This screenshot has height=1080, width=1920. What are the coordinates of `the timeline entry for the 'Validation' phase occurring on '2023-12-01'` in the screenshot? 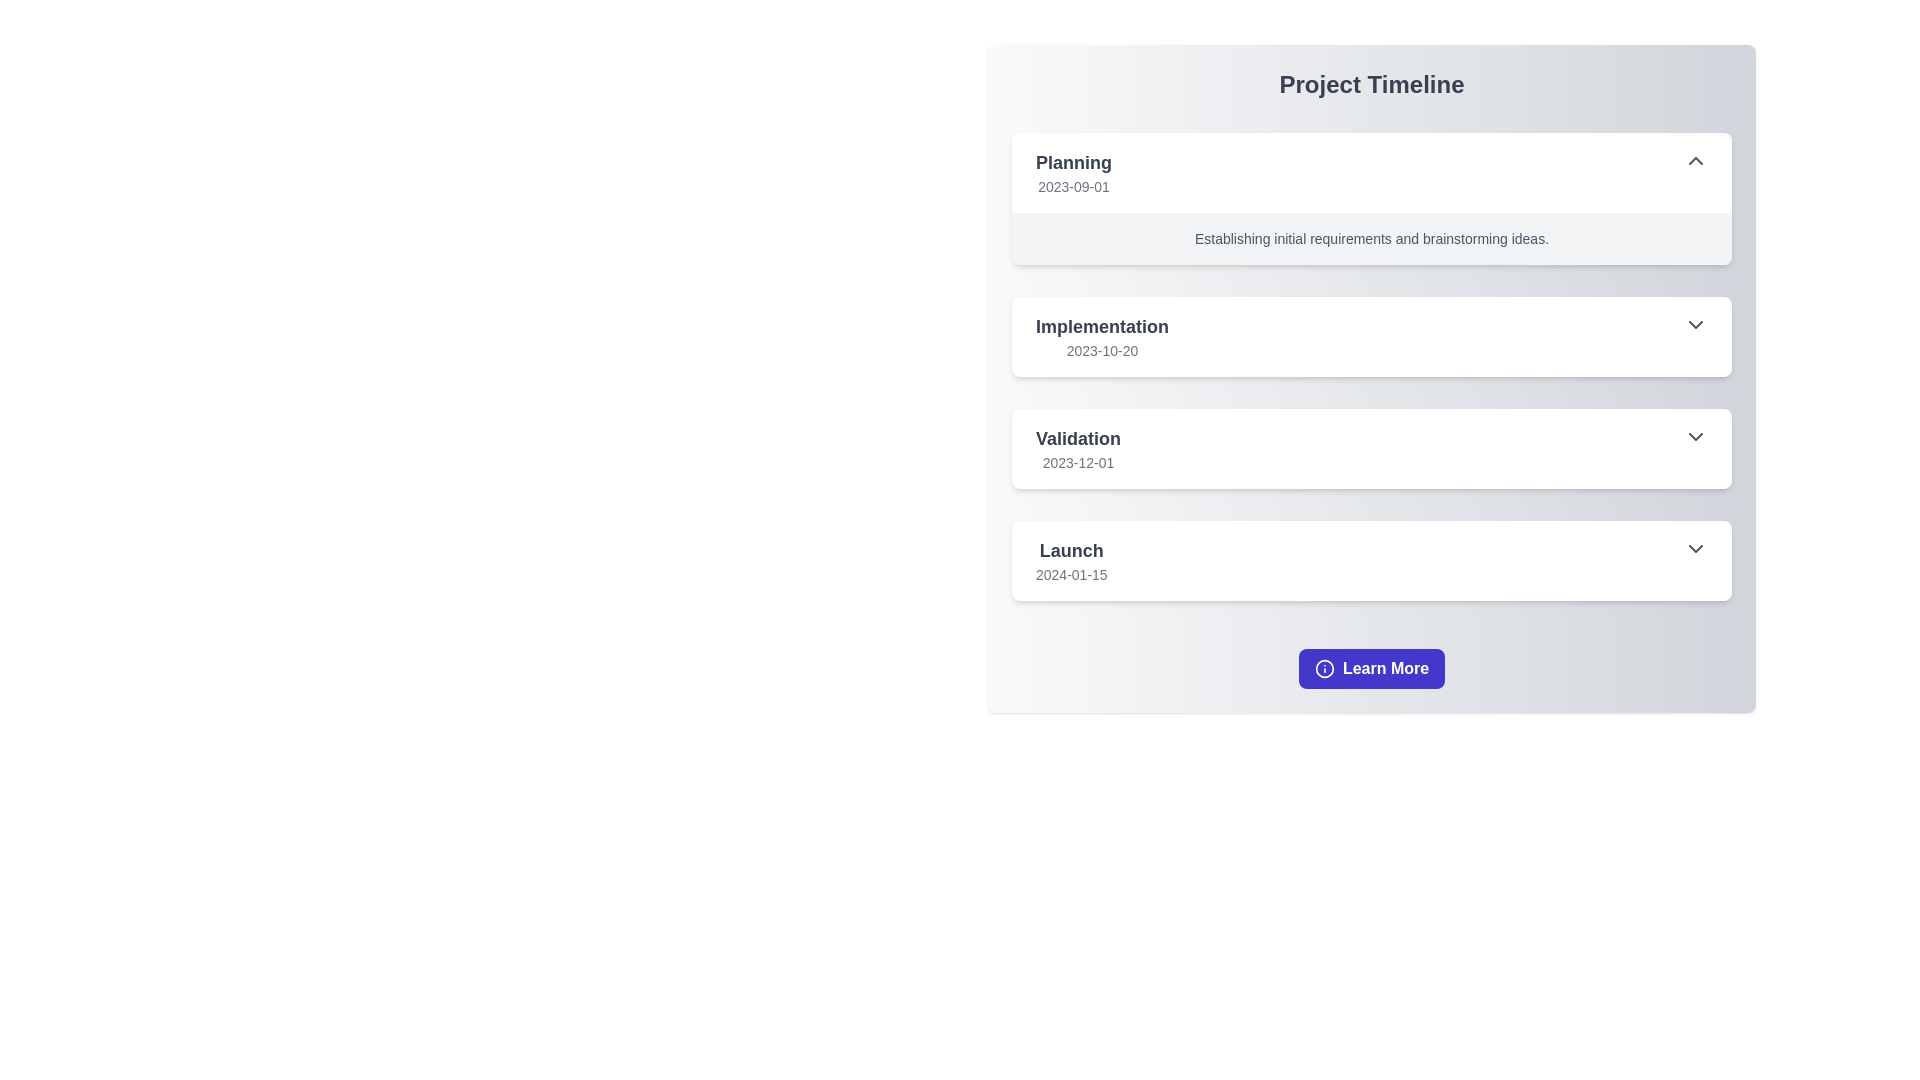 It's located at (1371, 447).